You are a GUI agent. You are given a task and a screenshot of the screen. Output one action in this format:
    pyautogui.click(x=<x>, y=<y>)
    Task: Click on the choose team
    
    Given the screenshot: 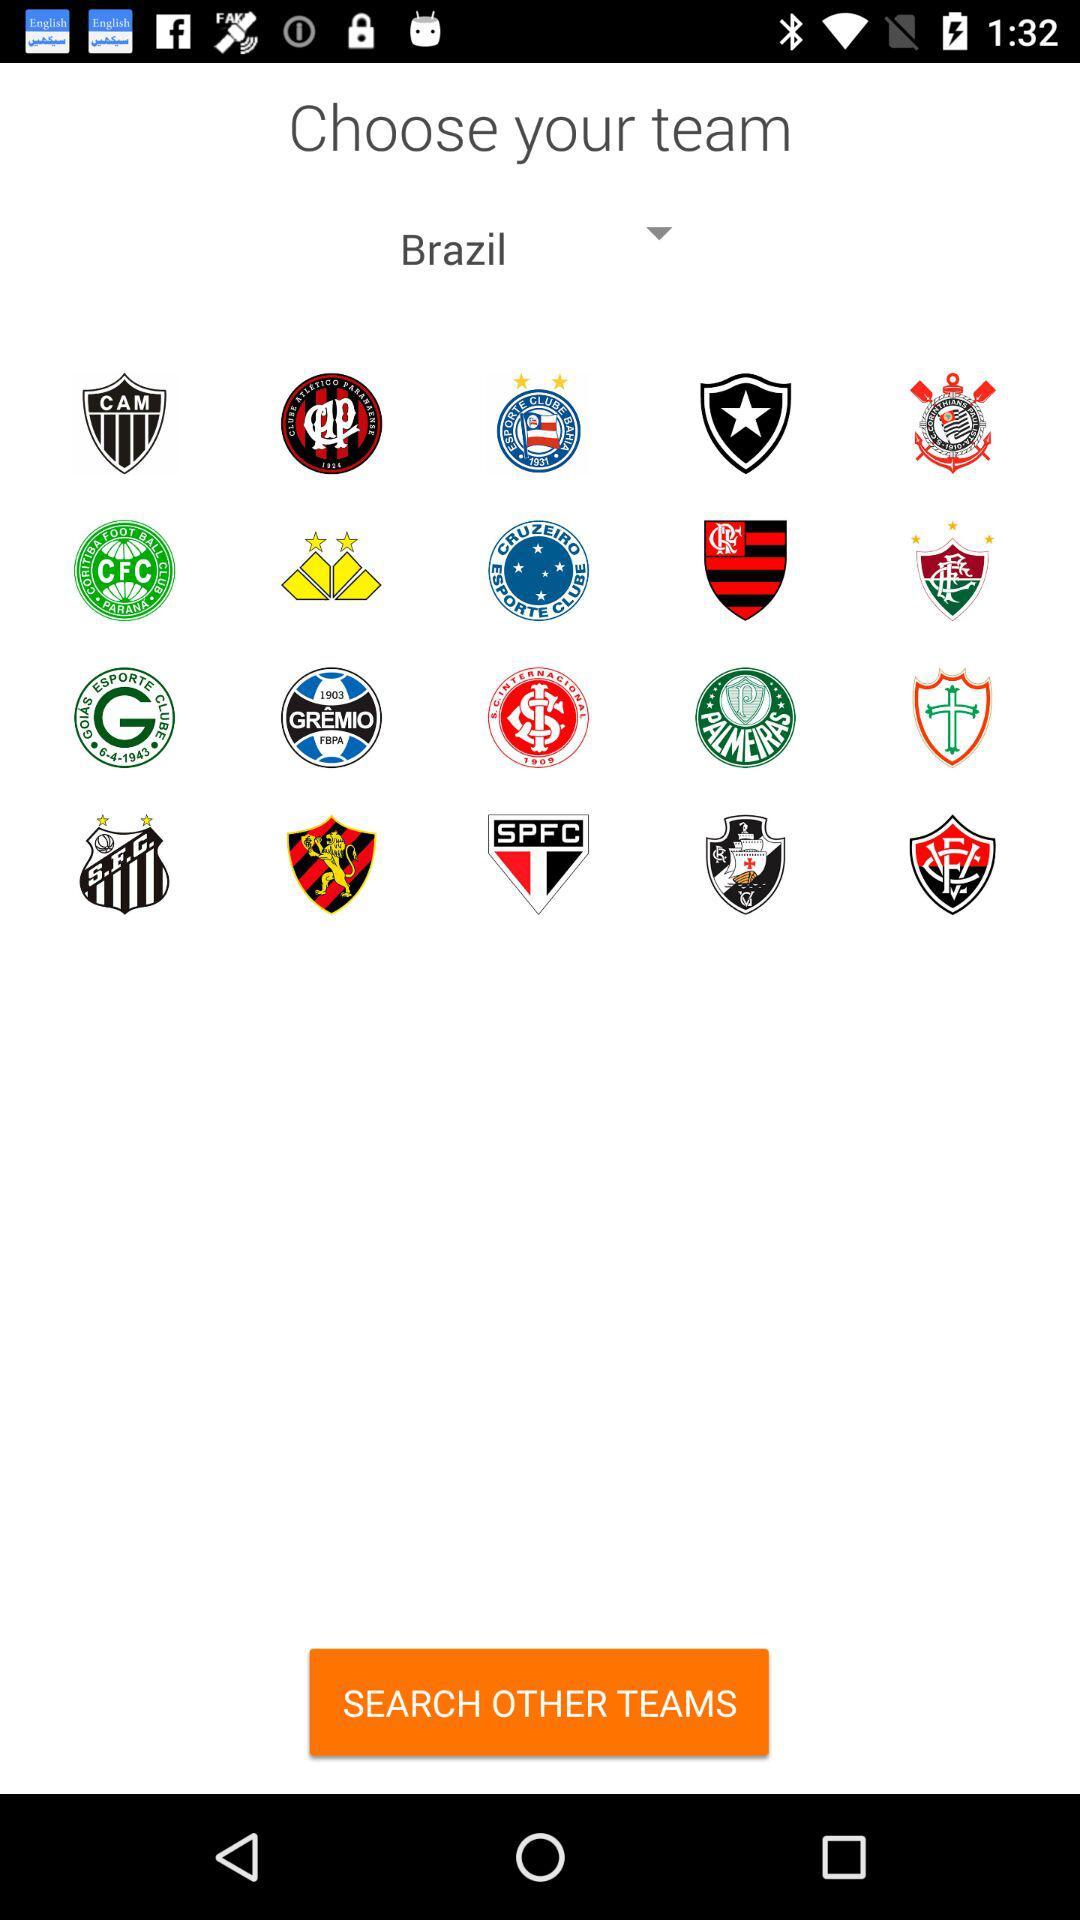 What is the action you would take?
    pyautogui.click(x=537, y=422)
    